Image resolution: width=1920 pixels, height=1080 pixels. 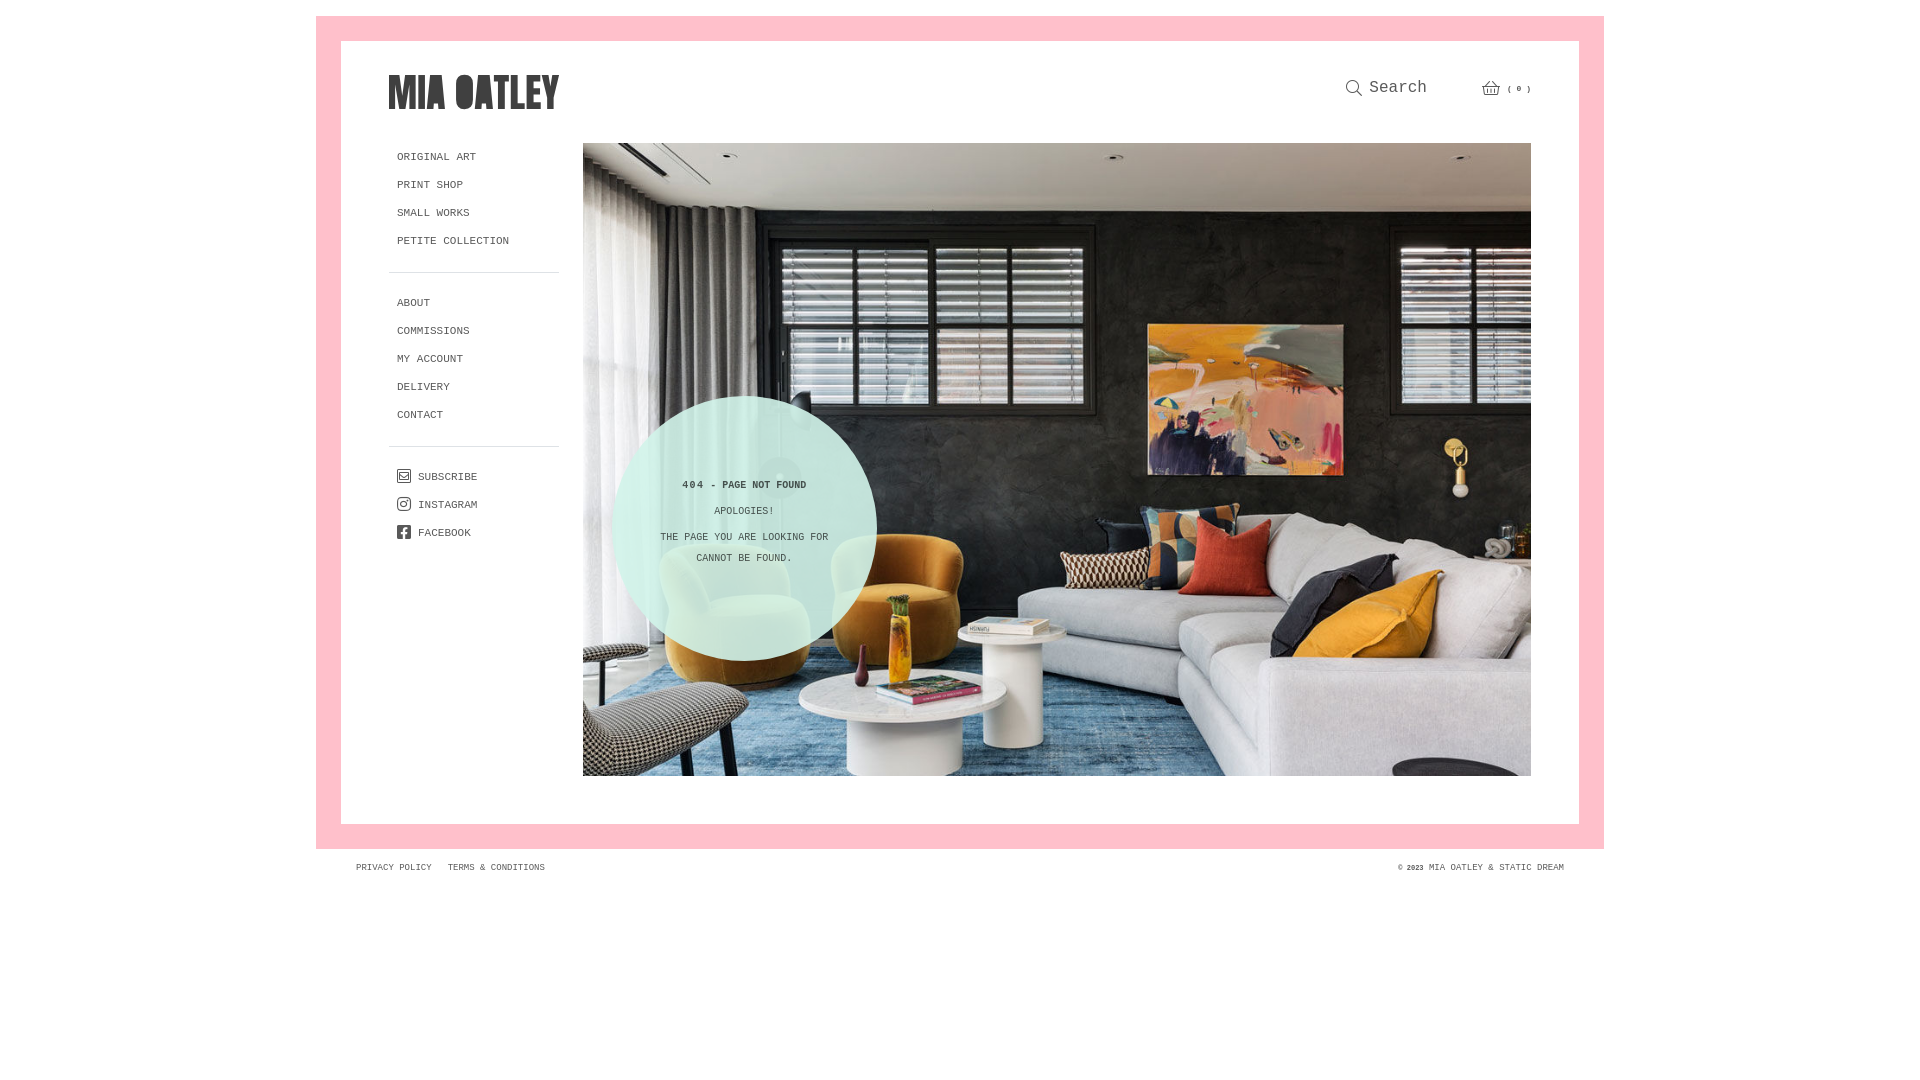 I want to click on 'Instagram', so click(x=435, y=504).